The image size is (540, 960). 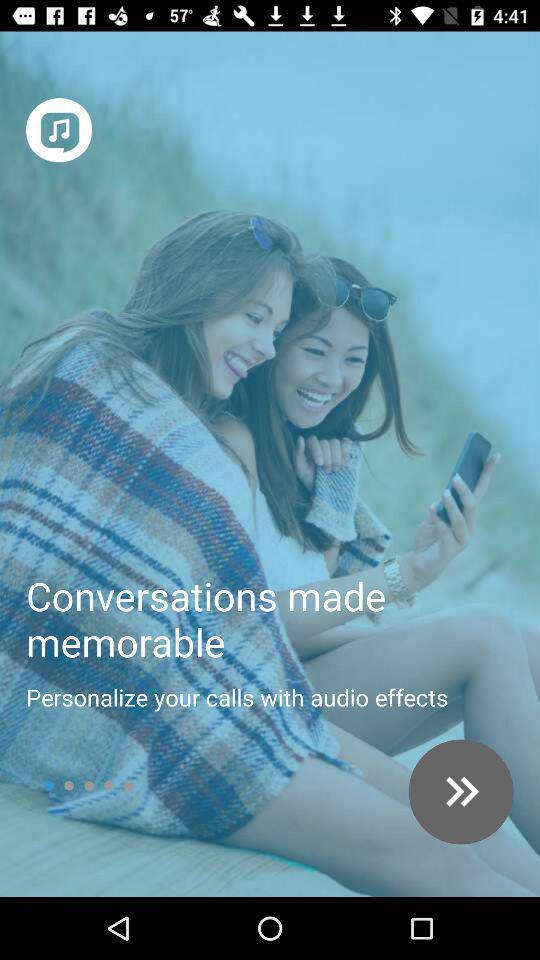 I want to click on the item at the bottom right corner, so click(x=461, y=792).